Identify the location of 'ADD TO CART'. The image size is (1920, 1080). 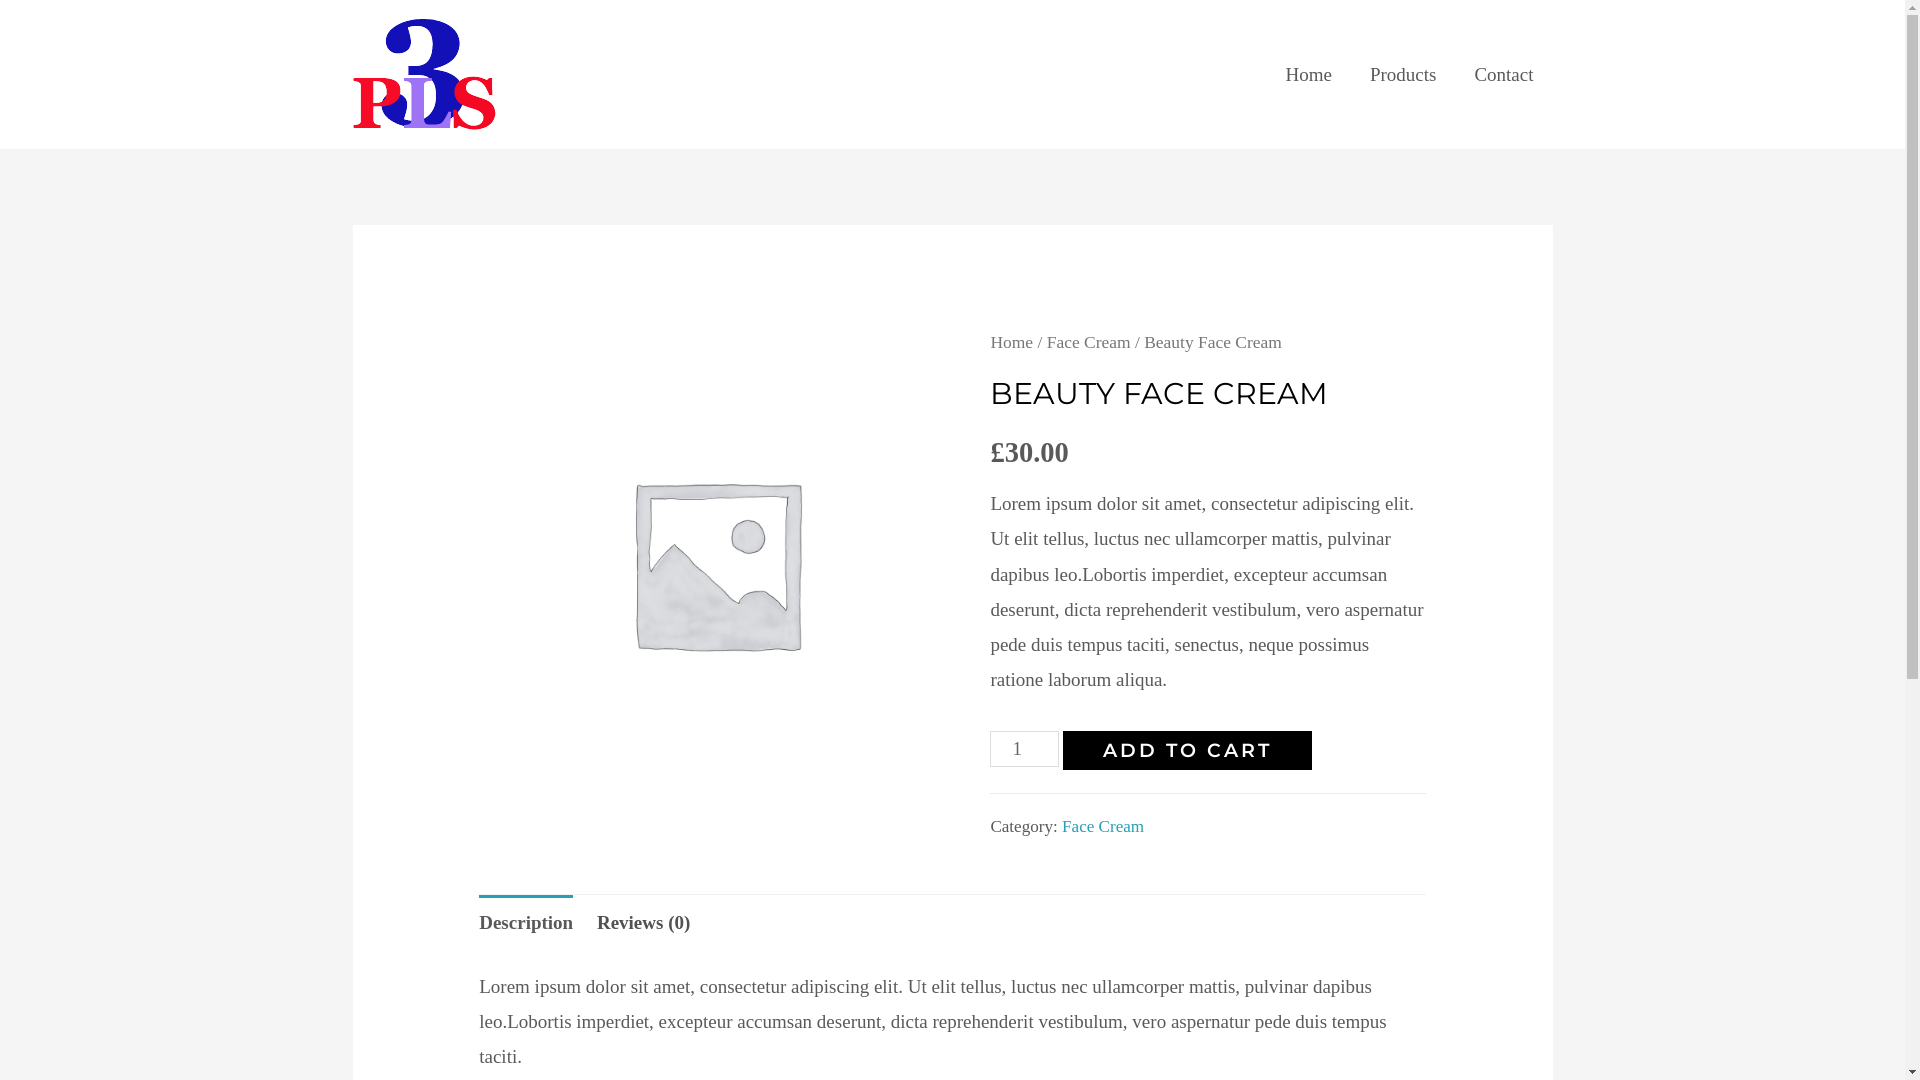
(1187, 750).